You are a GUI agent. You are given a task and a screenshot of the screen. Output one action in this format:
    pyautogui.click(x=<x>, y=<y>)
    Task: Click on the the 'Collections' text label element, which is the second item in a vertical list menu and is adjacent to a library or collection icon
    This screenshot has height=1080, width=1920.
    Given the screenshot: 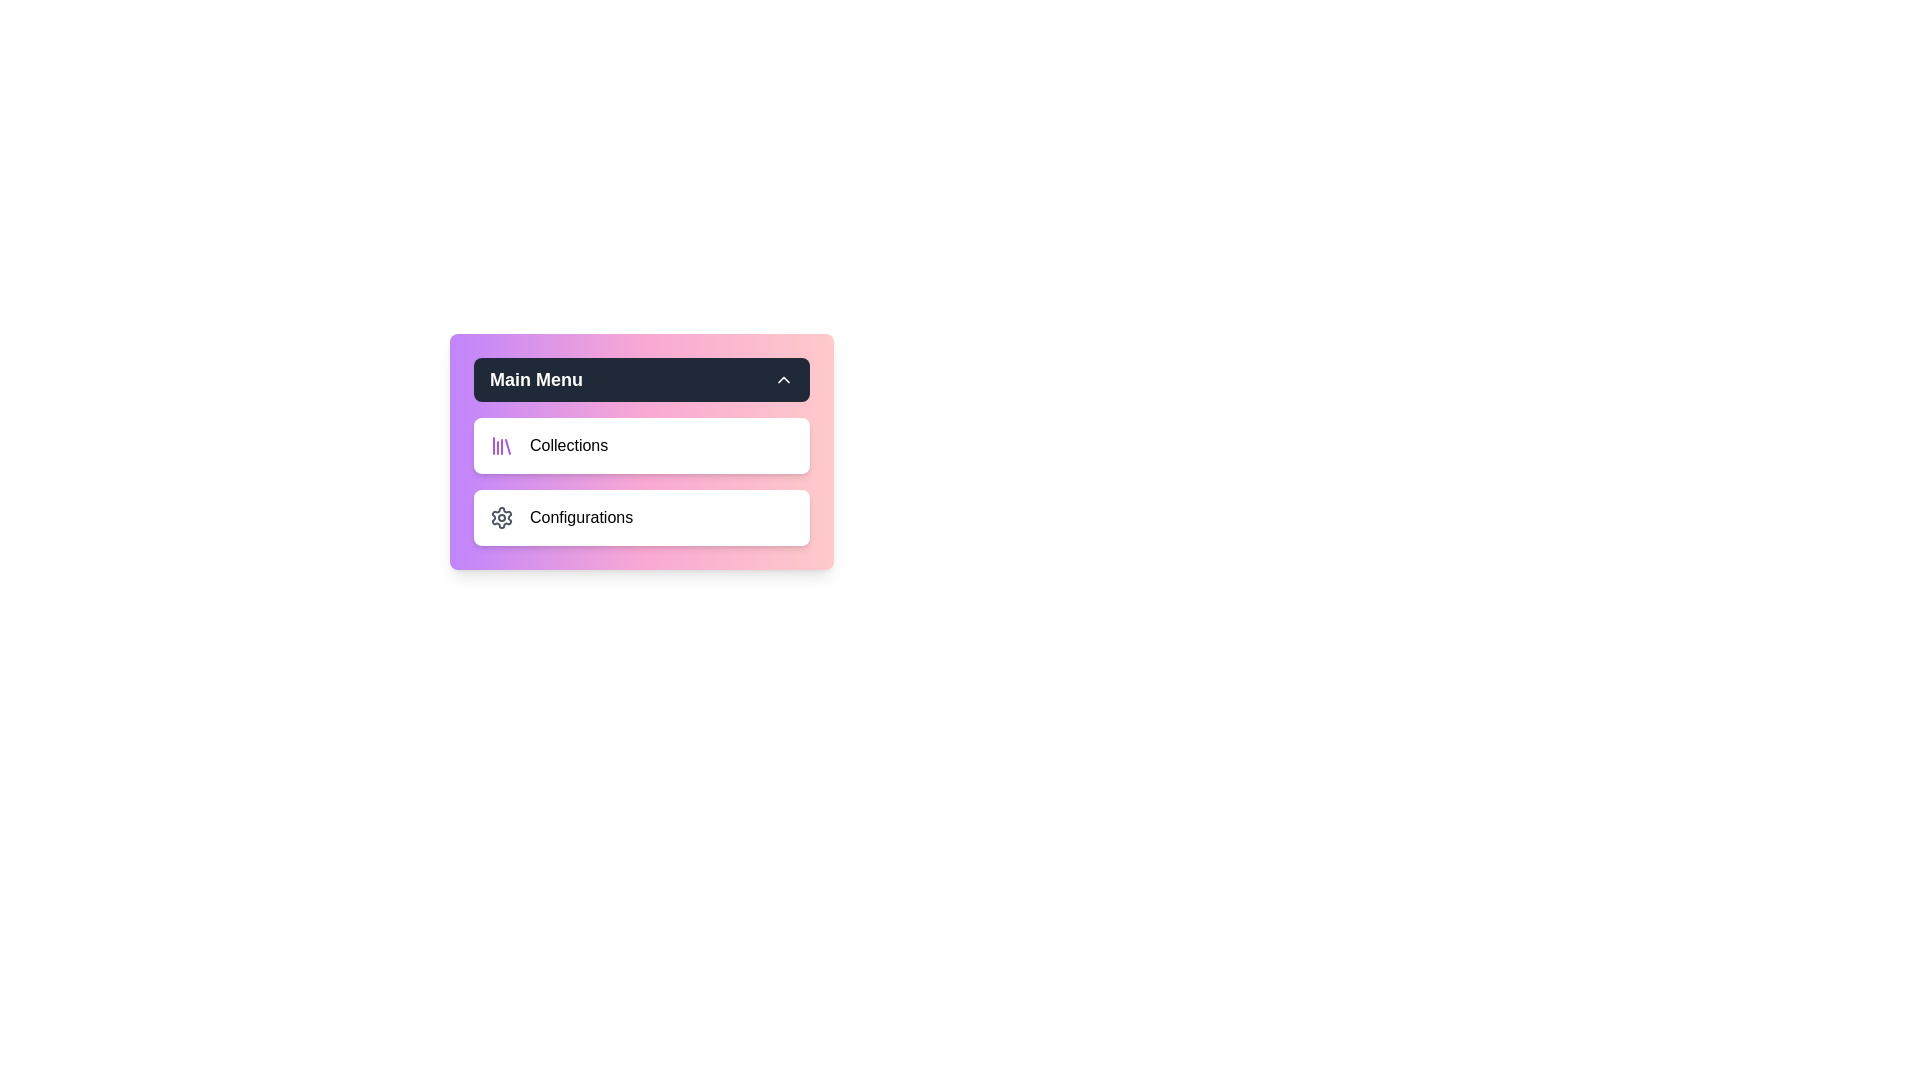 What is the action you would take?
    pyautogui.click(x=568, y=445)
    